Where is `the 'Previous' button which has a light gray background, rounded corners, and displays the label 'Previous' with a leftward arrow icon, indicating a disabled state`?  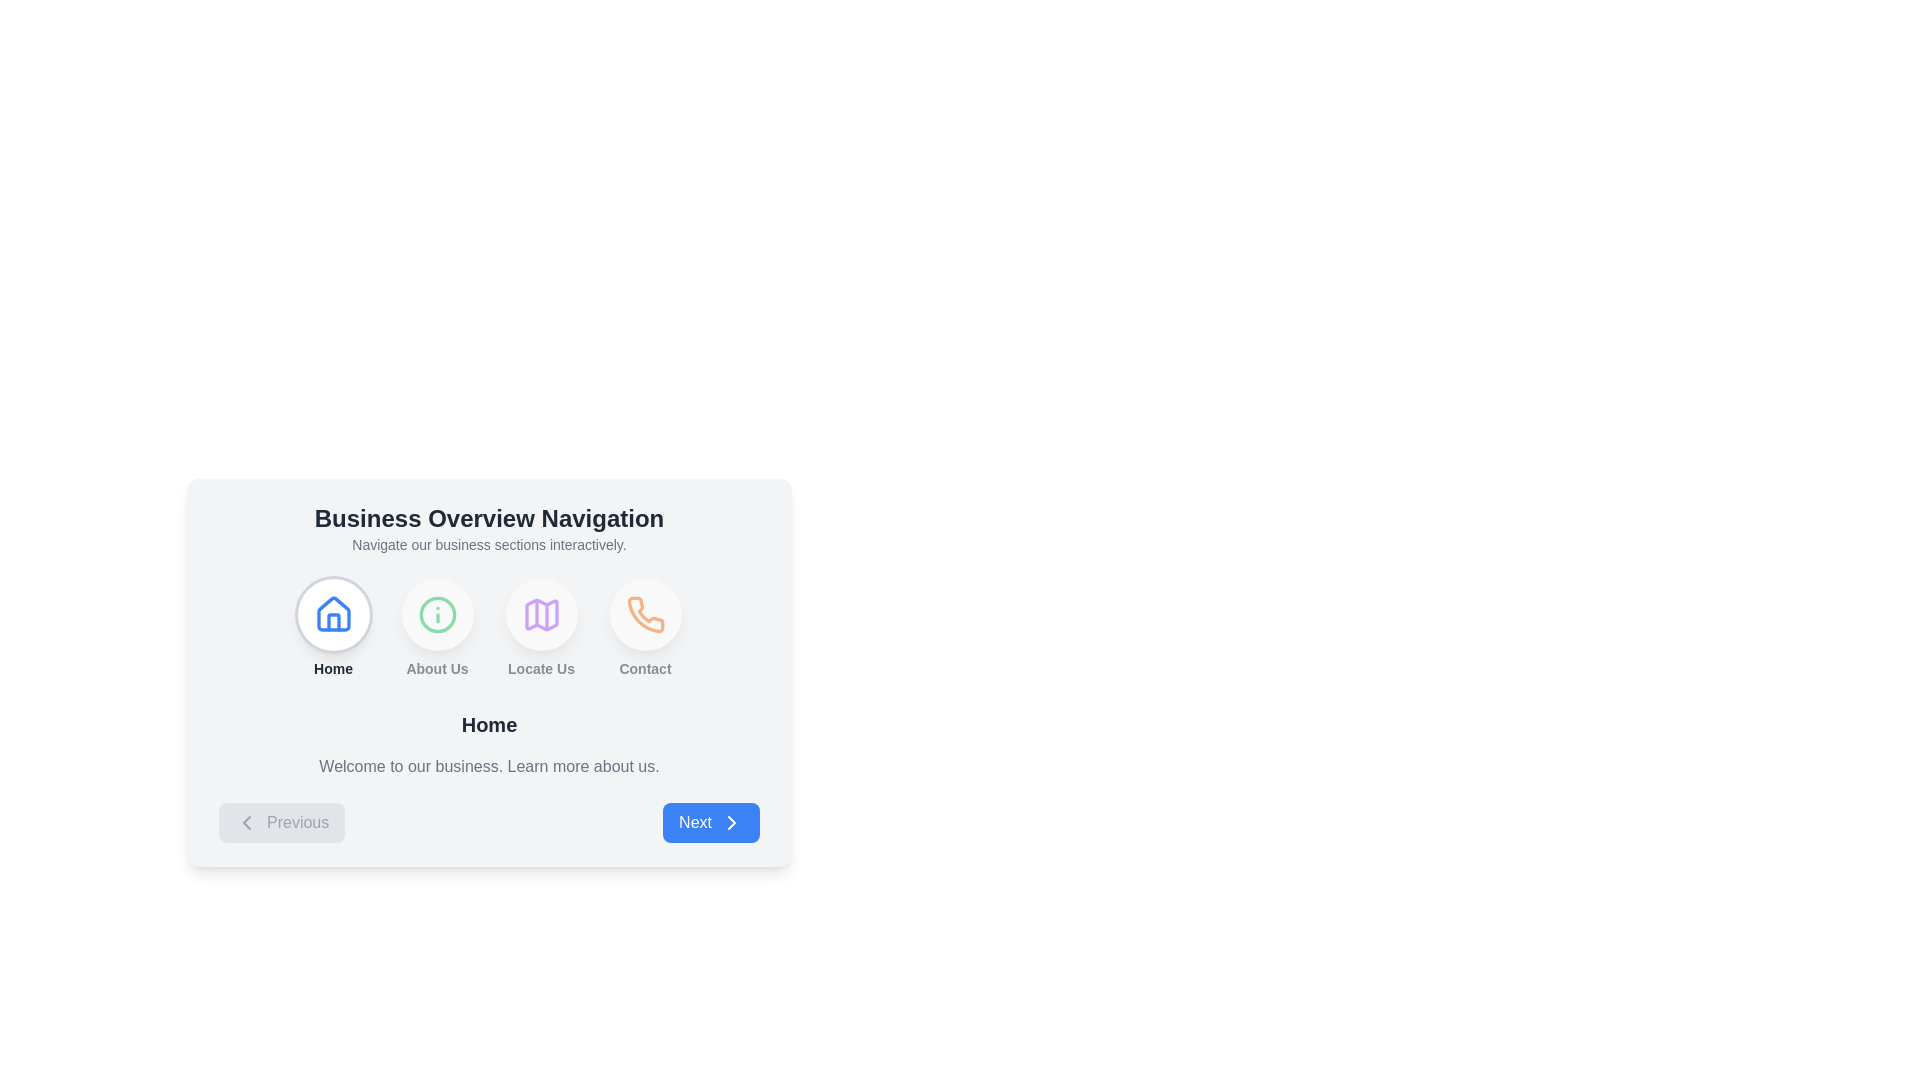 the 'Previous' button which has a light gray background, rounded corners, and displays the label 'Previous' with a leftward arrow icon, indicating a disabled state is located at coordinates (281, 822).